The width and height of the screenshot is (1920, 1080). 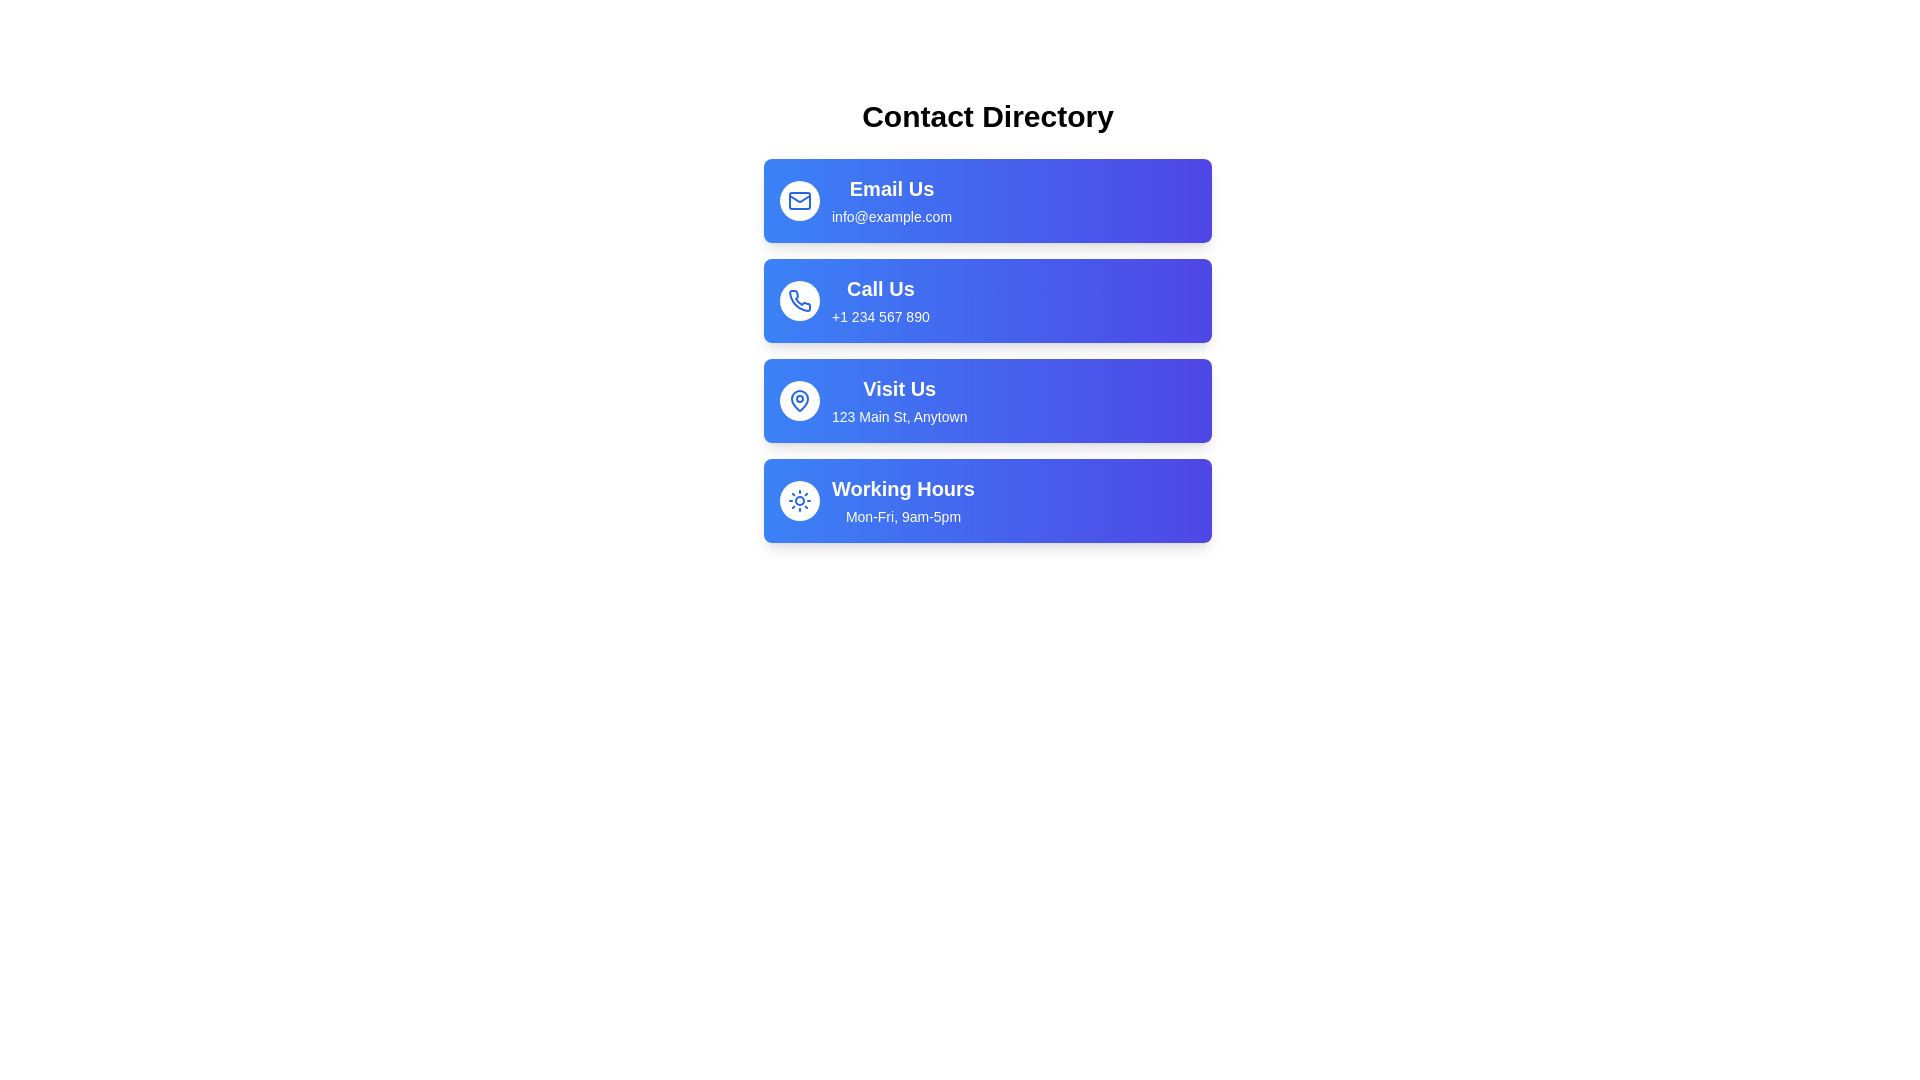 I want to click on the 'Email Us' text display element, which features a larger bold font for 'Email Us' and a smaller font for 'info@example.com', located in the topmost item of the contact options list, so click(x=891, y=200).